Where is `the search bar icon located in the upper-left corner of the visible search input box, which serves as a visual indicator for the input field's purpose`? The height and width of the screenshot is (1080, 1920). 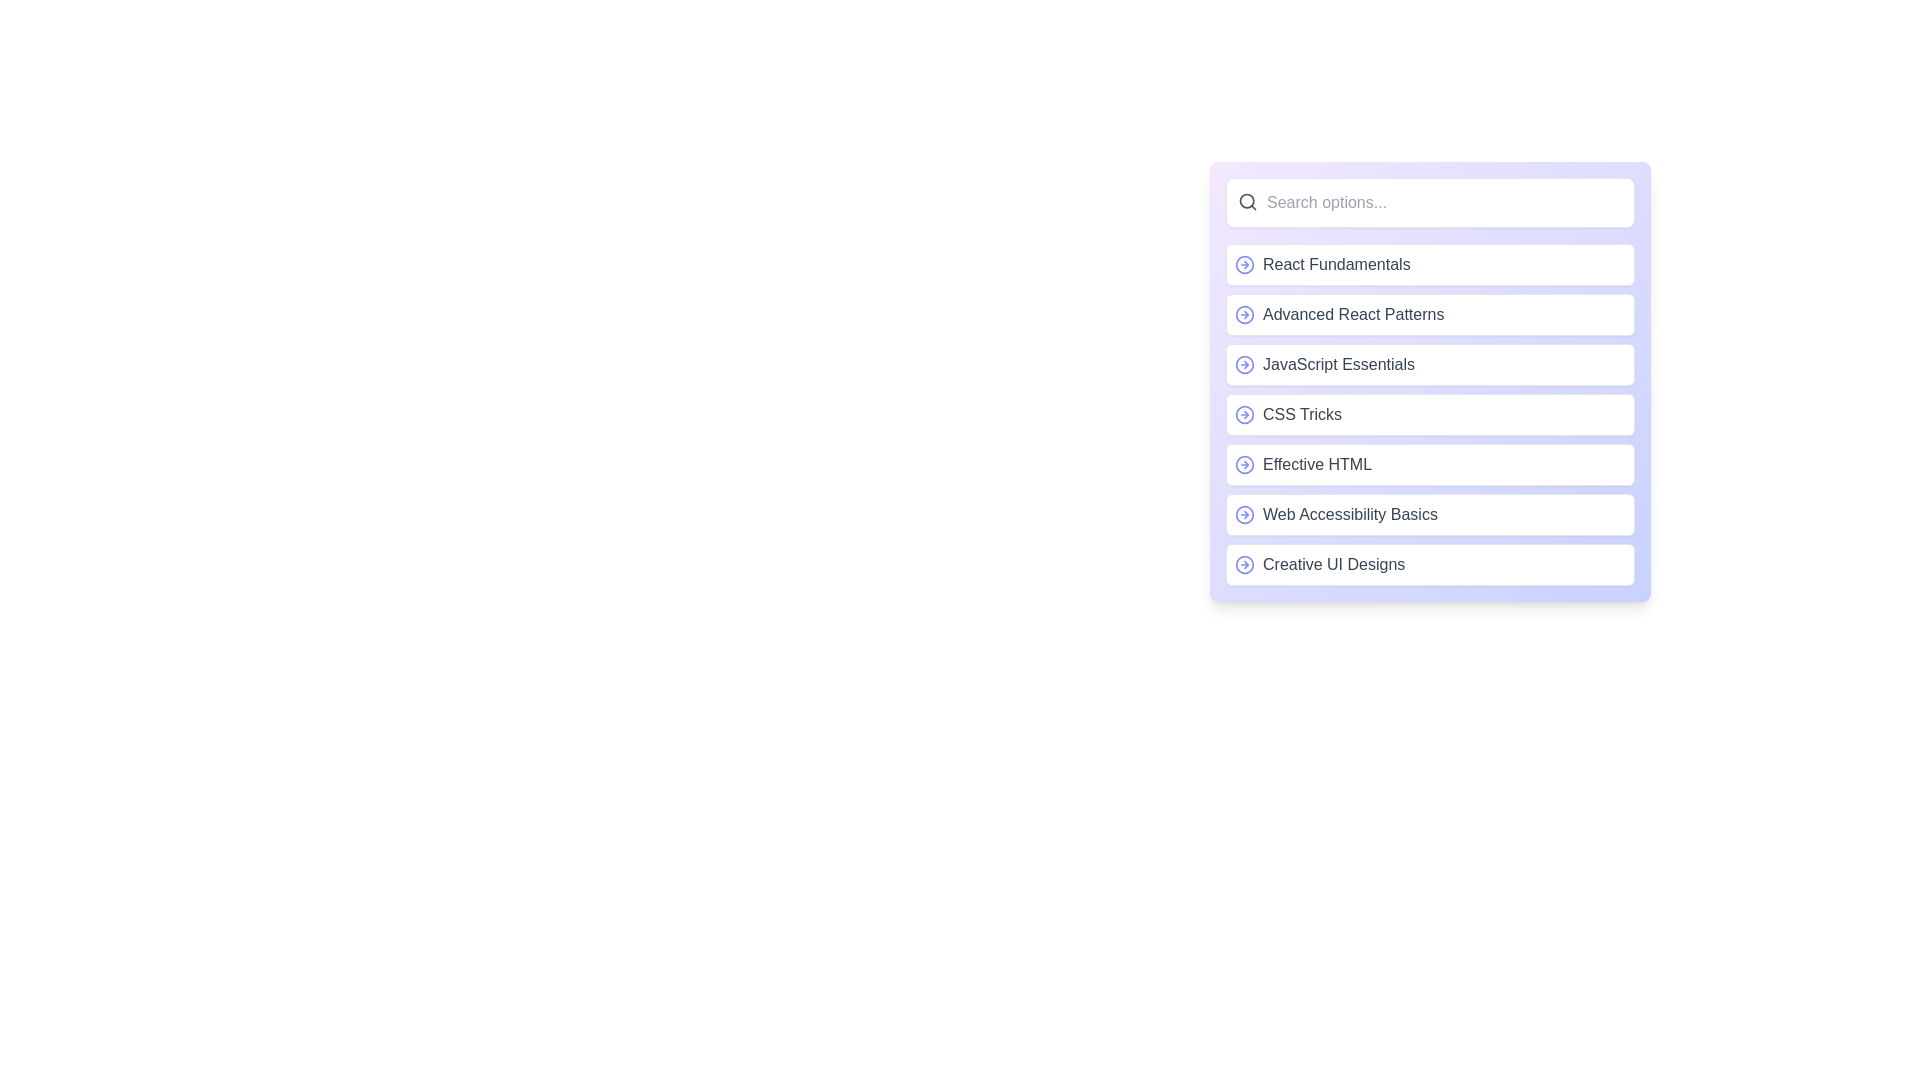 the search bar icon located in the upper-left corner of the visible search input box, which serves as a visual indicator for the input field's purpose is located at coordinates (1247, 201).